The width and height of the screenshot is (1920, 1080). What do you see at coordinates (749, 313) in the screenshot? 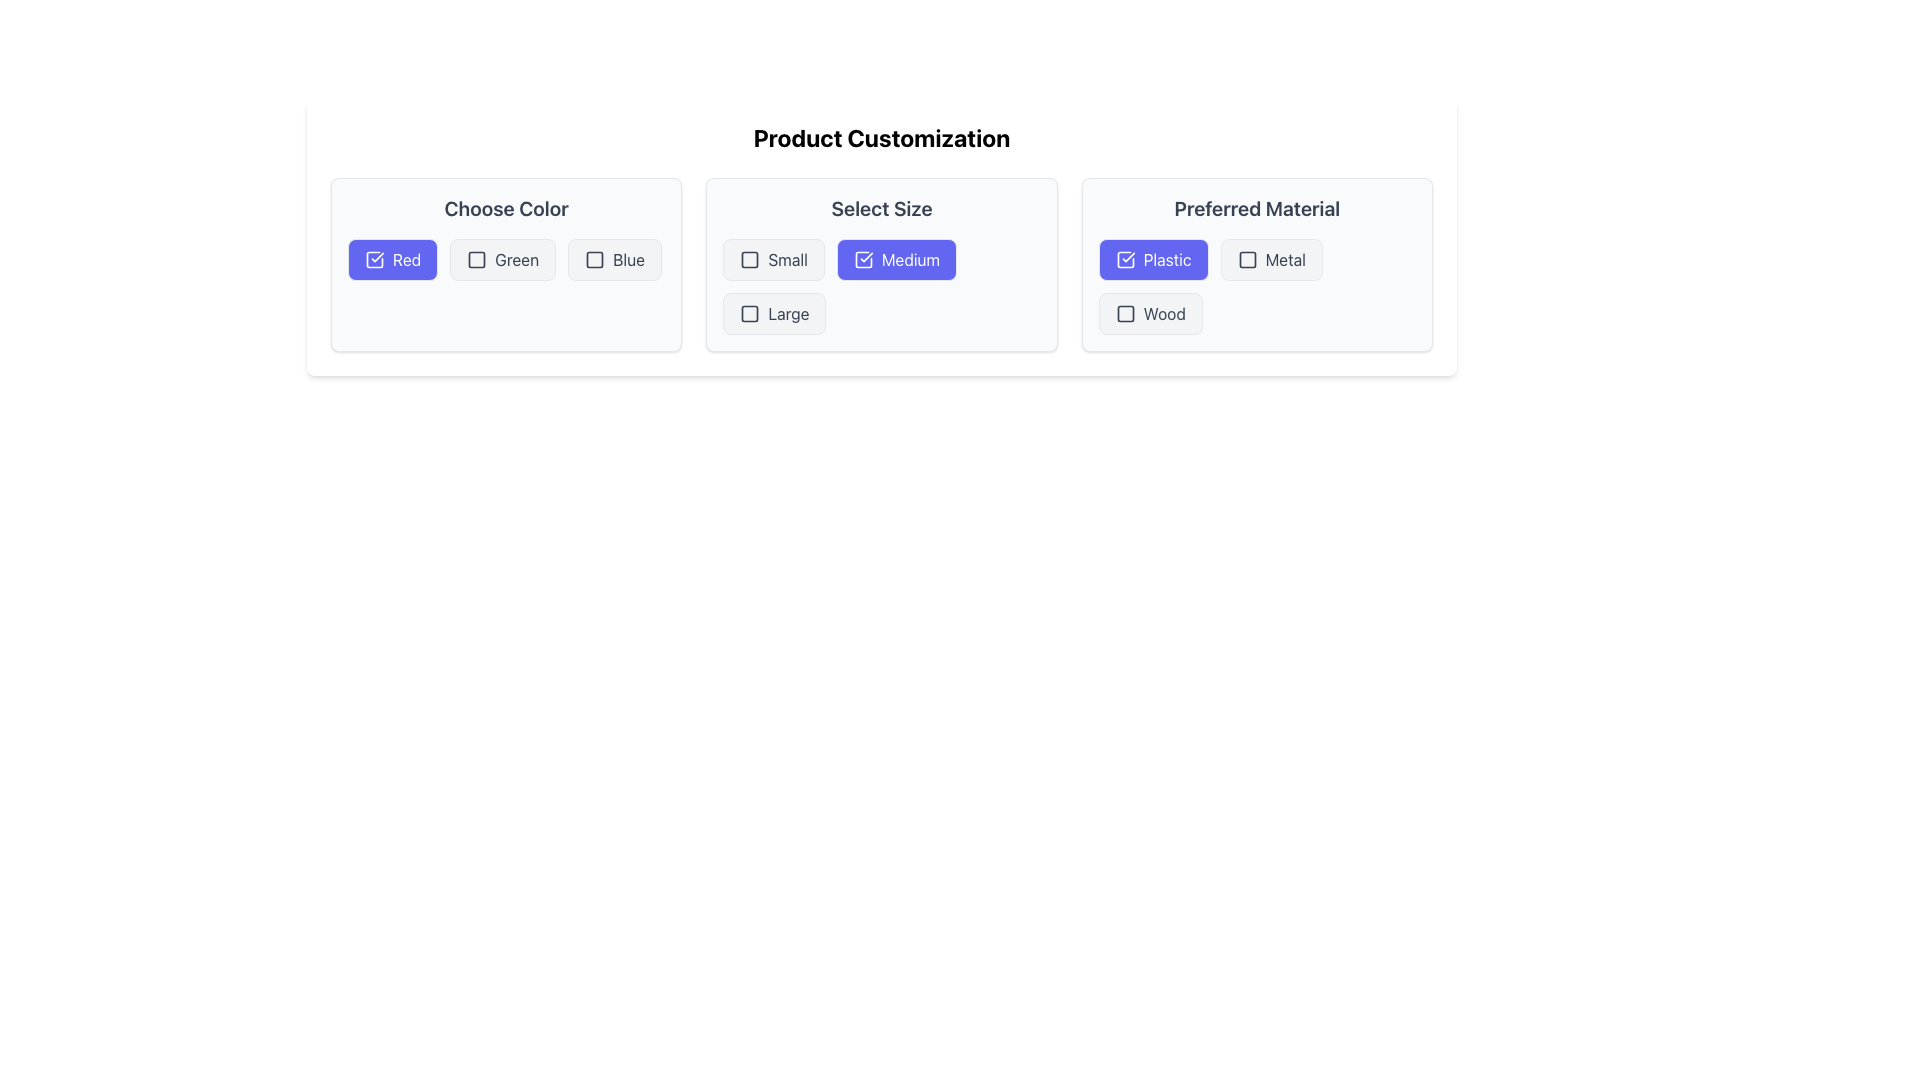
I see `the interactive checkbox for the 'Large' size option located in the 'Select Size' section, positioned to the left of the label text 'Large'` at bounding box center [749, 313].